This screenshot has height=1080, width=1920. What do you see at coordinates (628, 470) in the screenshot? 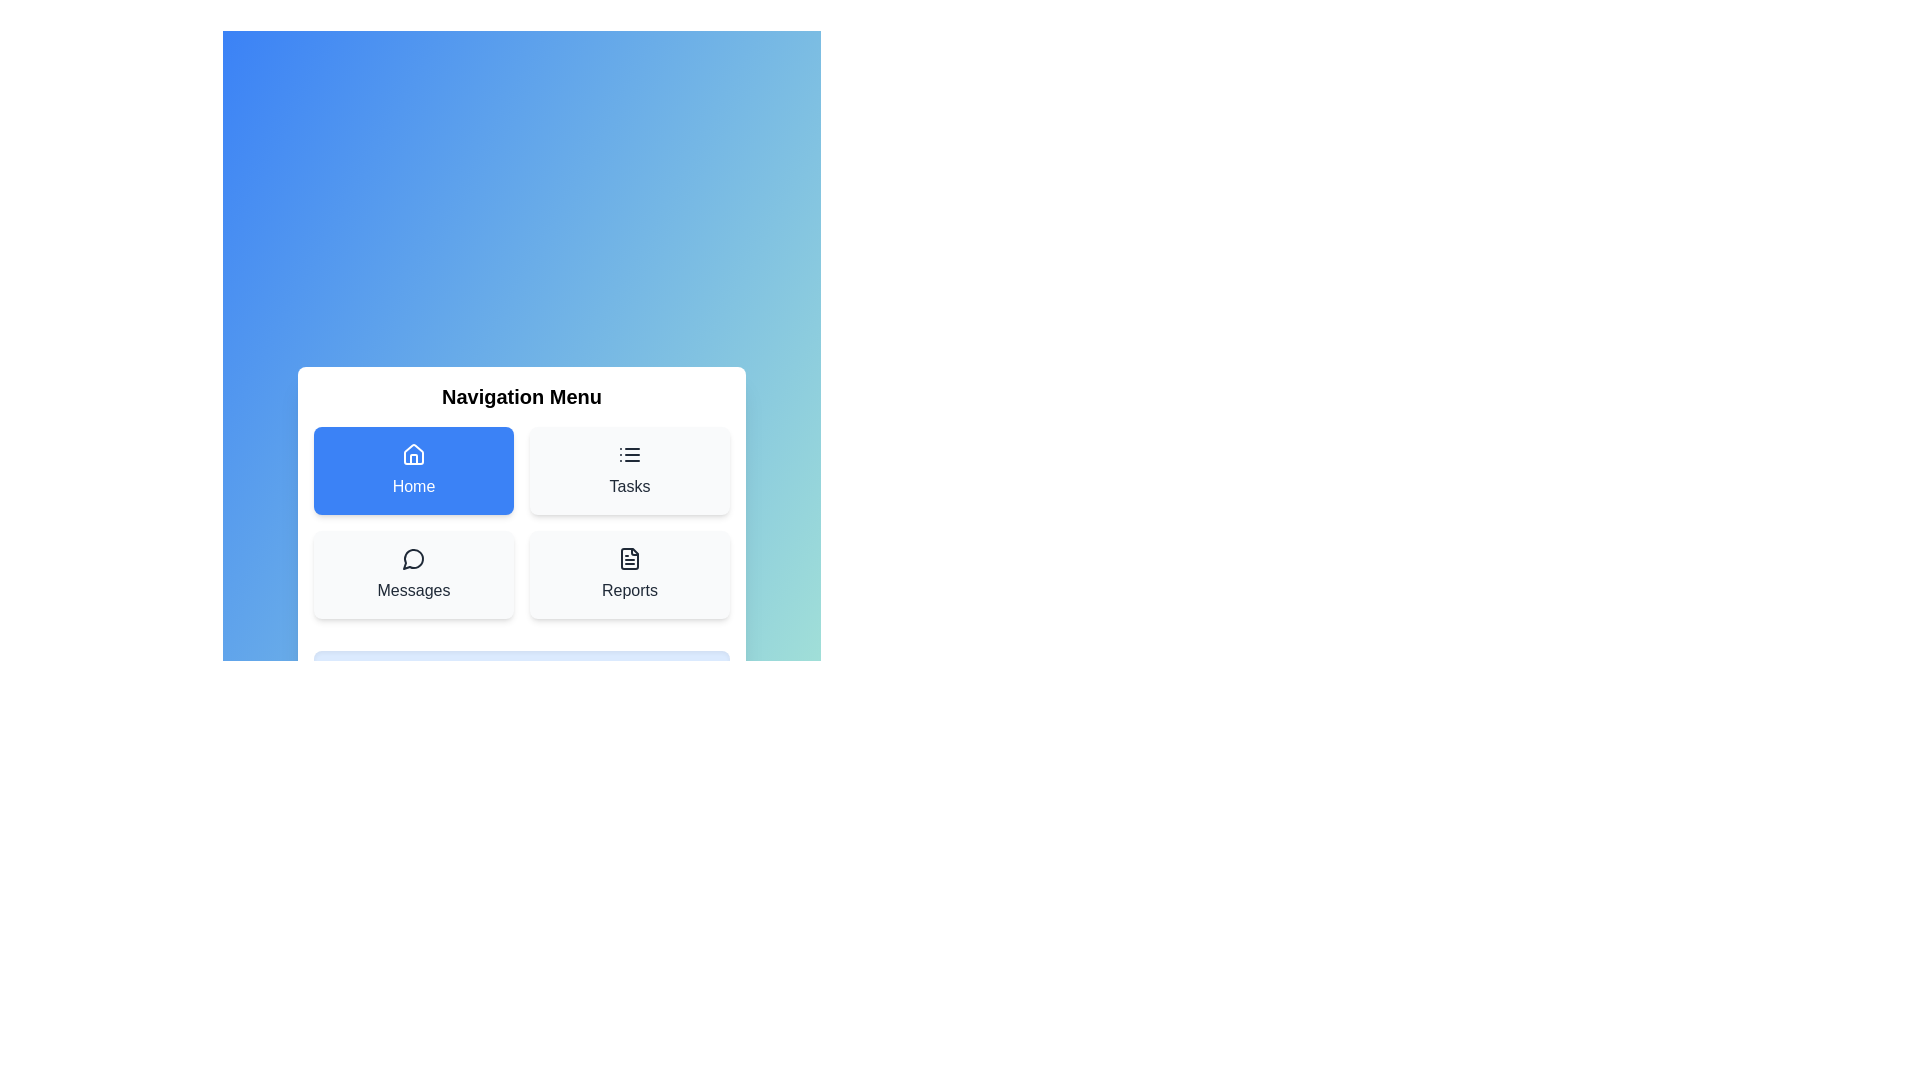
I see `the menu item Tasks to display its details` at bounding box center [628, 470].